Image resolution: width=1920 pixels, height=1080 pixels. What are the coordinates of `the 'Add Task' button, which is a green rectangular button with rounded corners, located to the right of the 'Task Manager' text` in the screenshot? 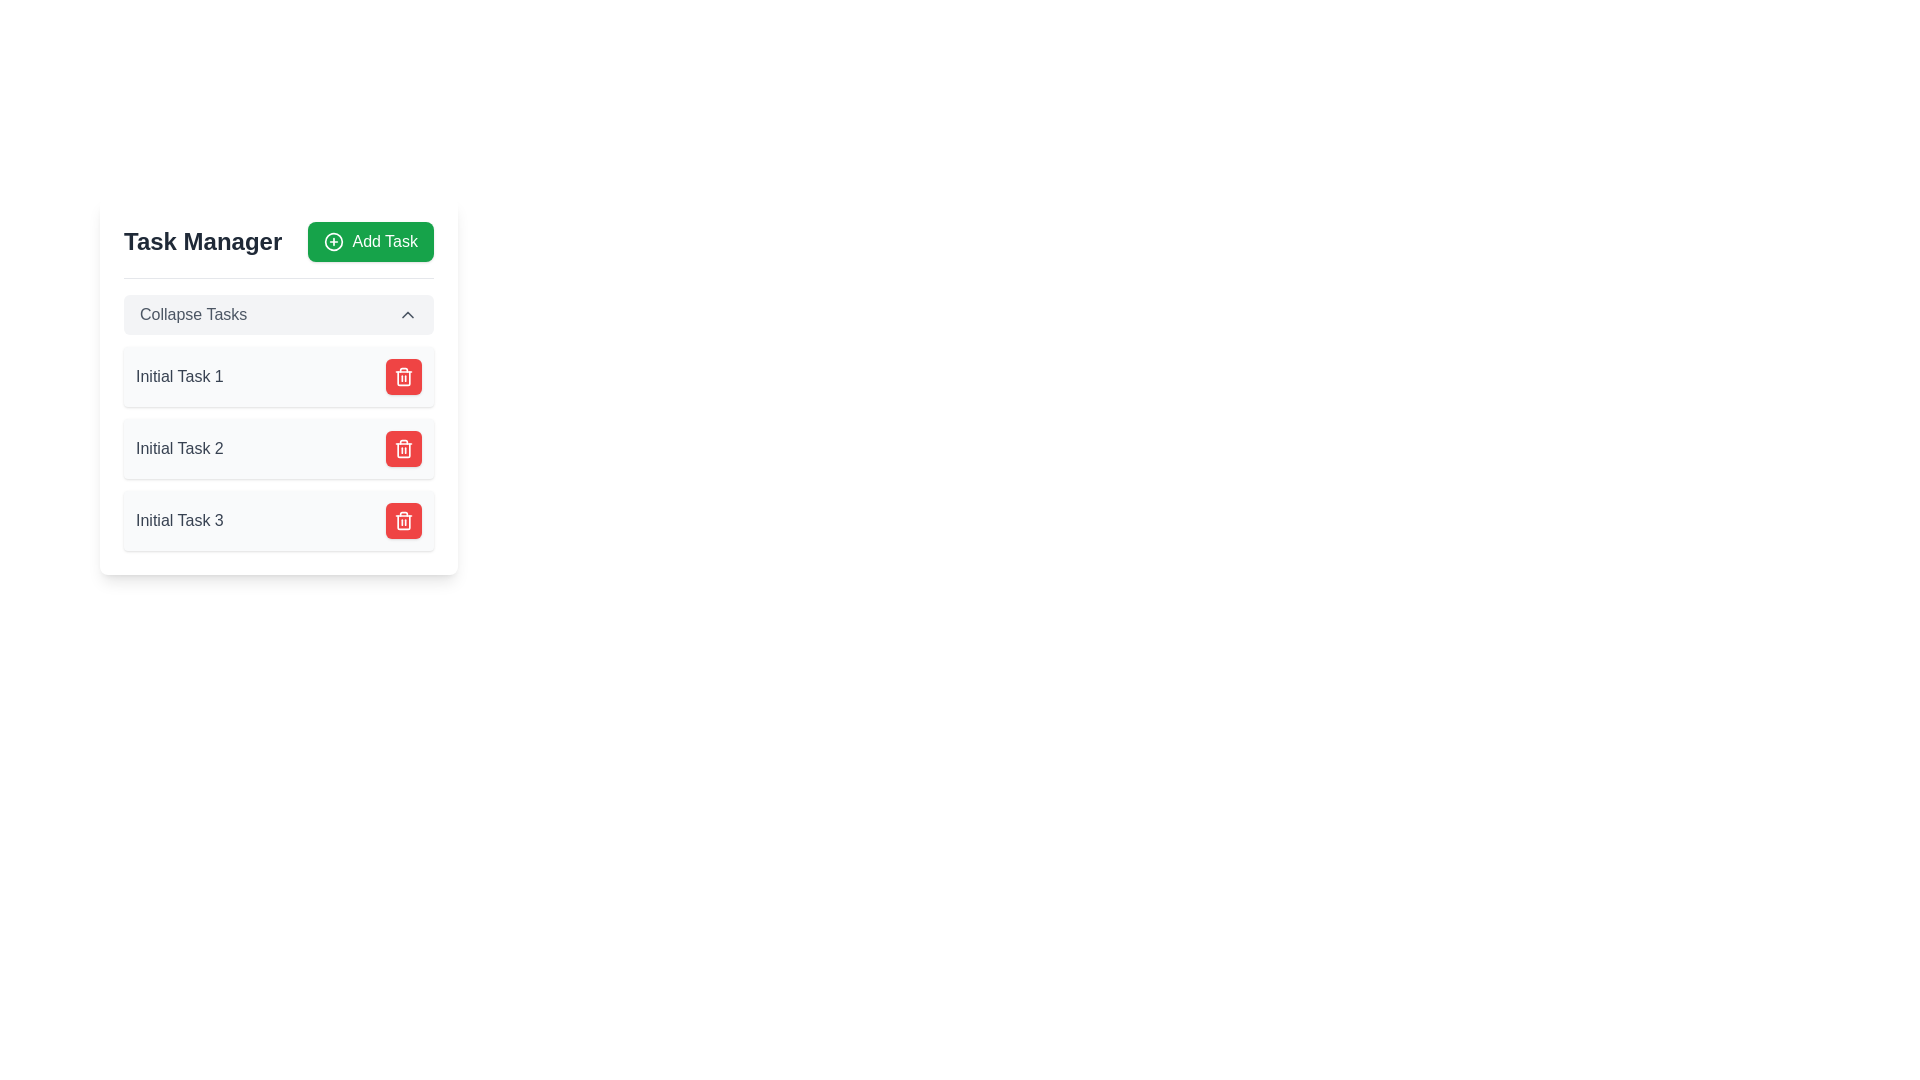 It's located at (370, 241).